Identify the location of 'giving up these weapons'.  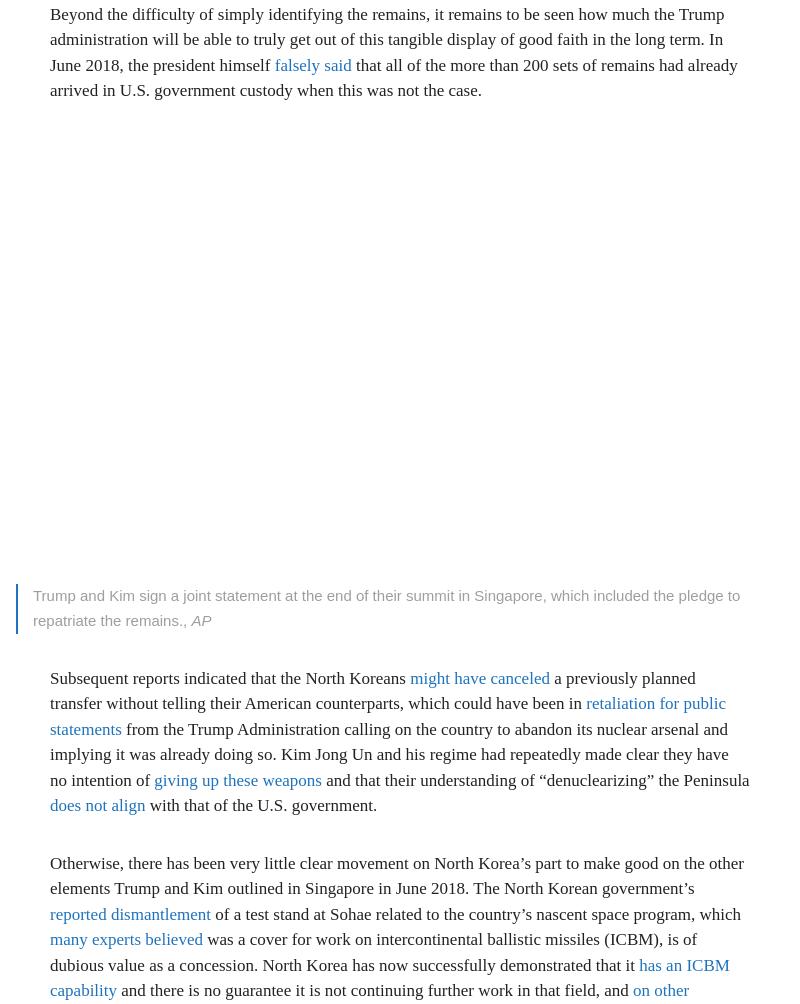
(236, 779).